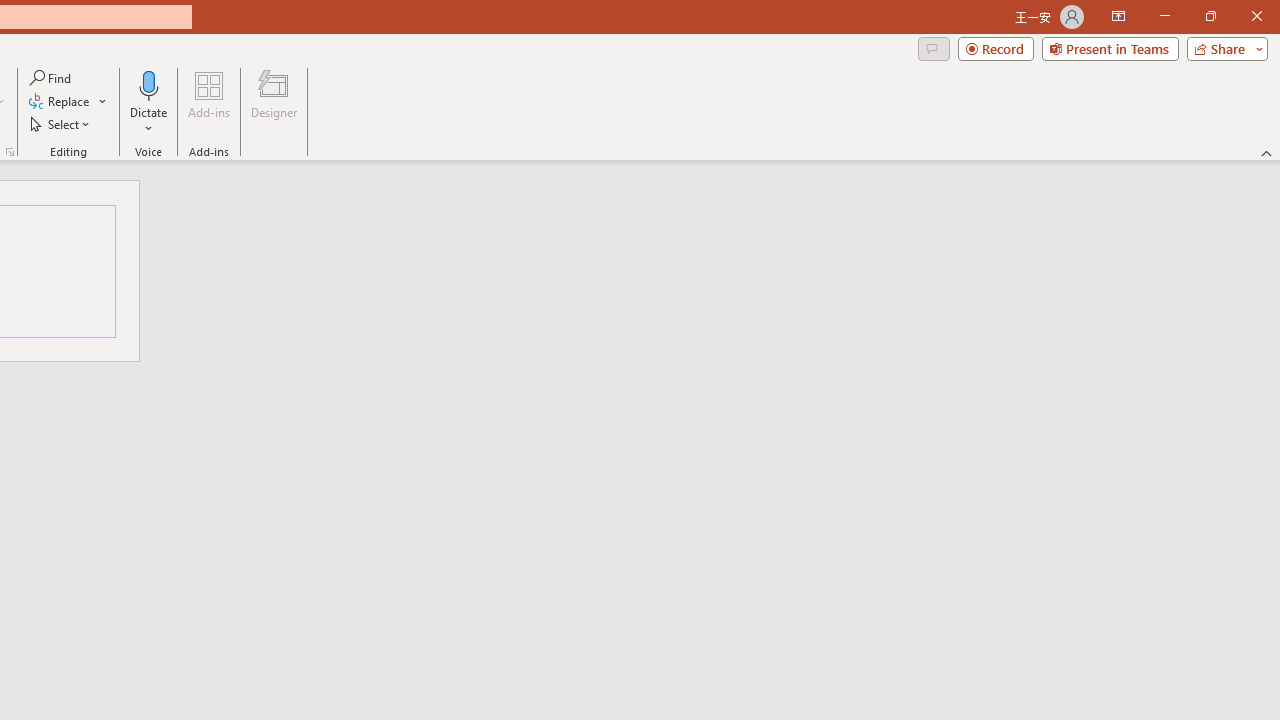 The image size is (1280, 720). Describe the element at coordinates (995, 47) in the screenshot. I see `'Record'` at that location.